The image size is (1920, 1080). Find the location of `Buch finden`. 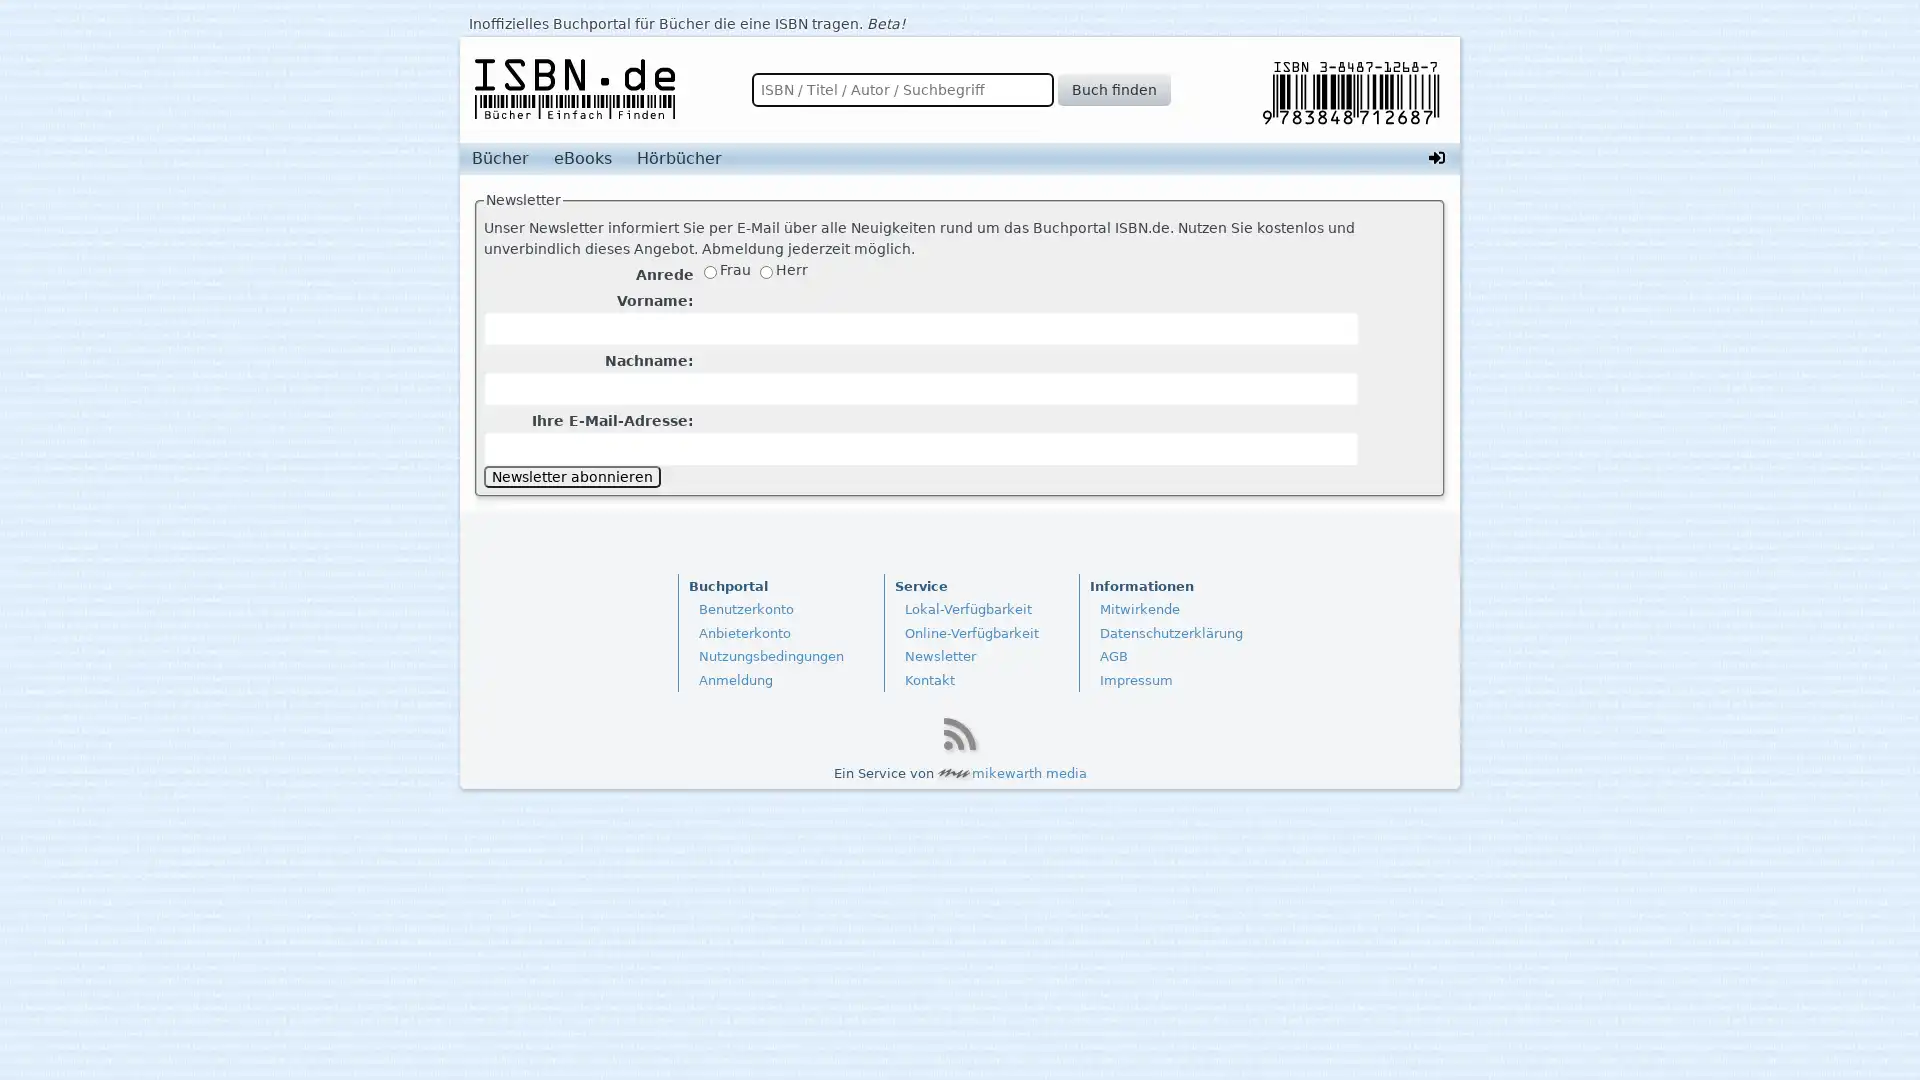

Buch finden is located at coordinates (1112, 88).